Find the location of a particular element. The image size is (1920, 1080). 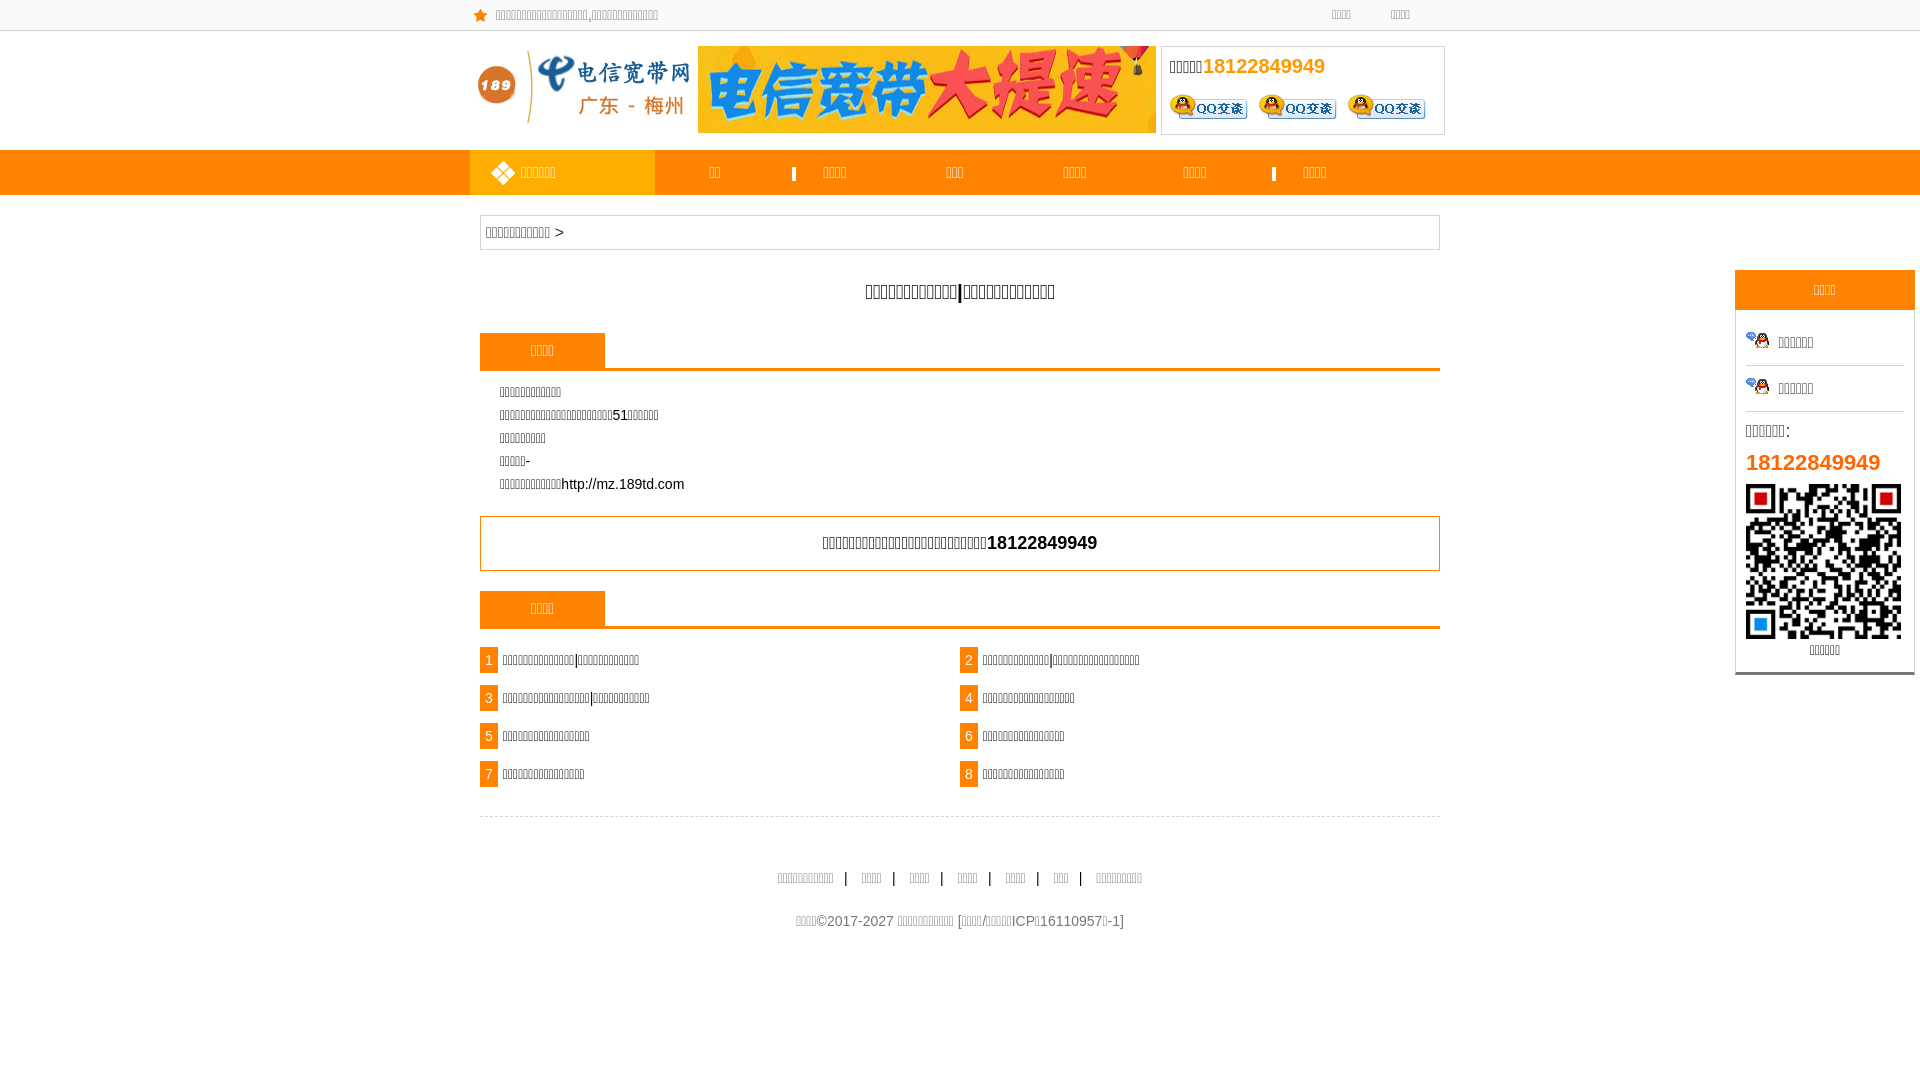

'http://mz.189td.com' is located at coordinates (621, 483).